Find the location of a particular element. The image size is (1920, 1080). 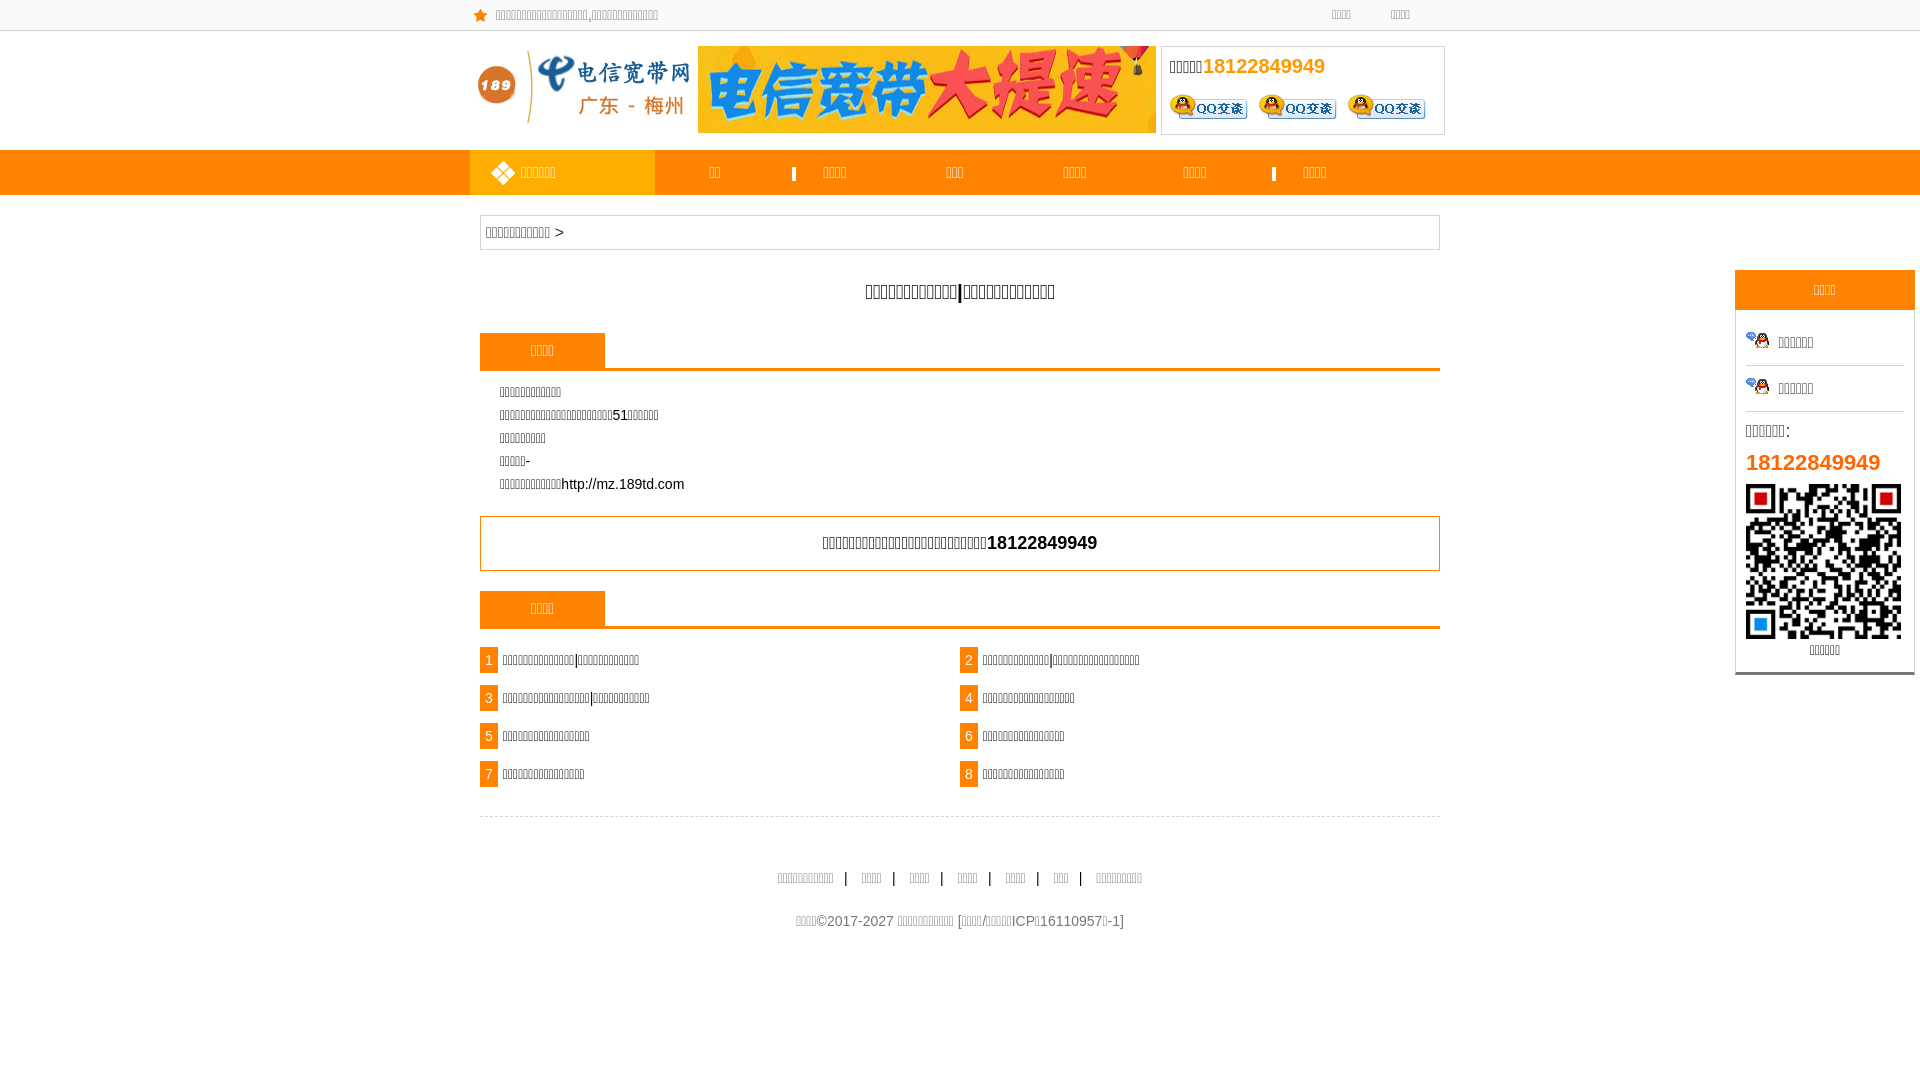

'http://mz.189td.com' is located at coordinates (621, 483).